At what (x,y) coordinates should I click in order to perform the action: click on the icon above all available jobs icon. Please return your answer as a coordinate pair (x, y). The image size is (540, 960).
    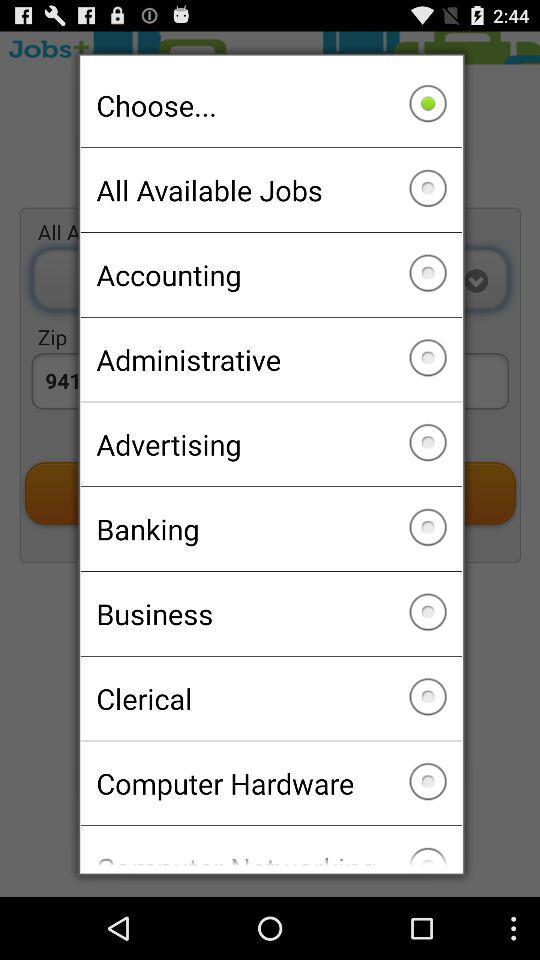
    Looking at the image, I should click on (270, 105).